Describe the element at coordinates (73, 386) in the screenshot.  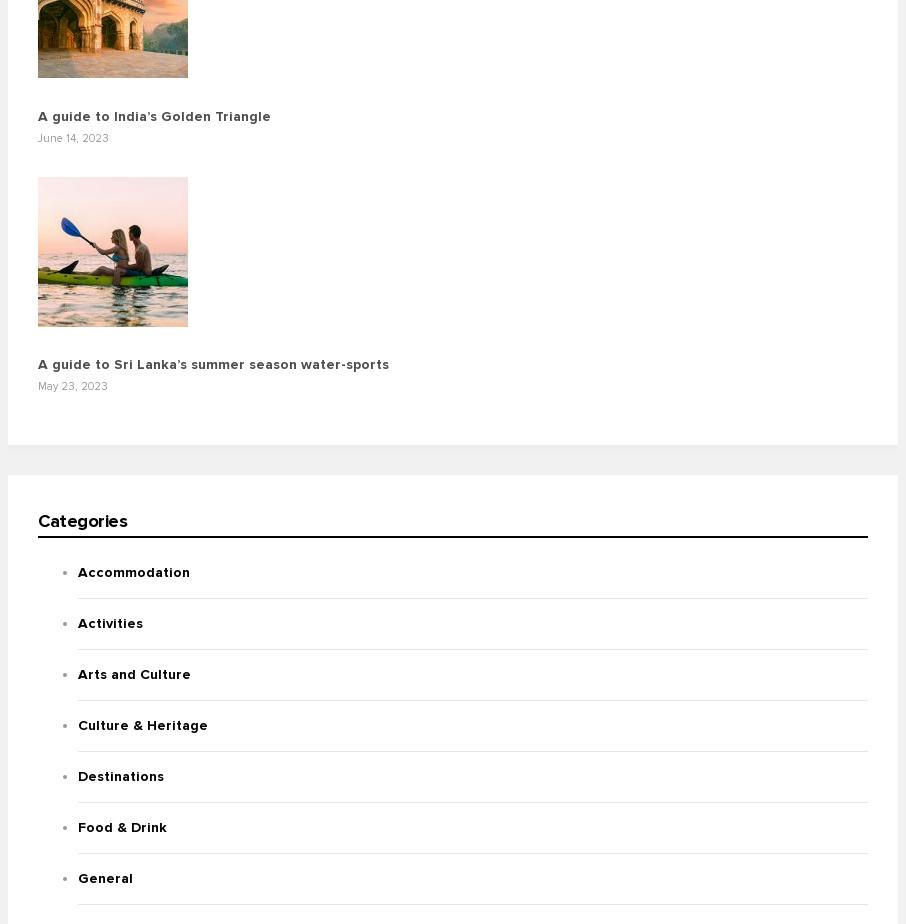
I see `'May 23, 2023'` at that location.